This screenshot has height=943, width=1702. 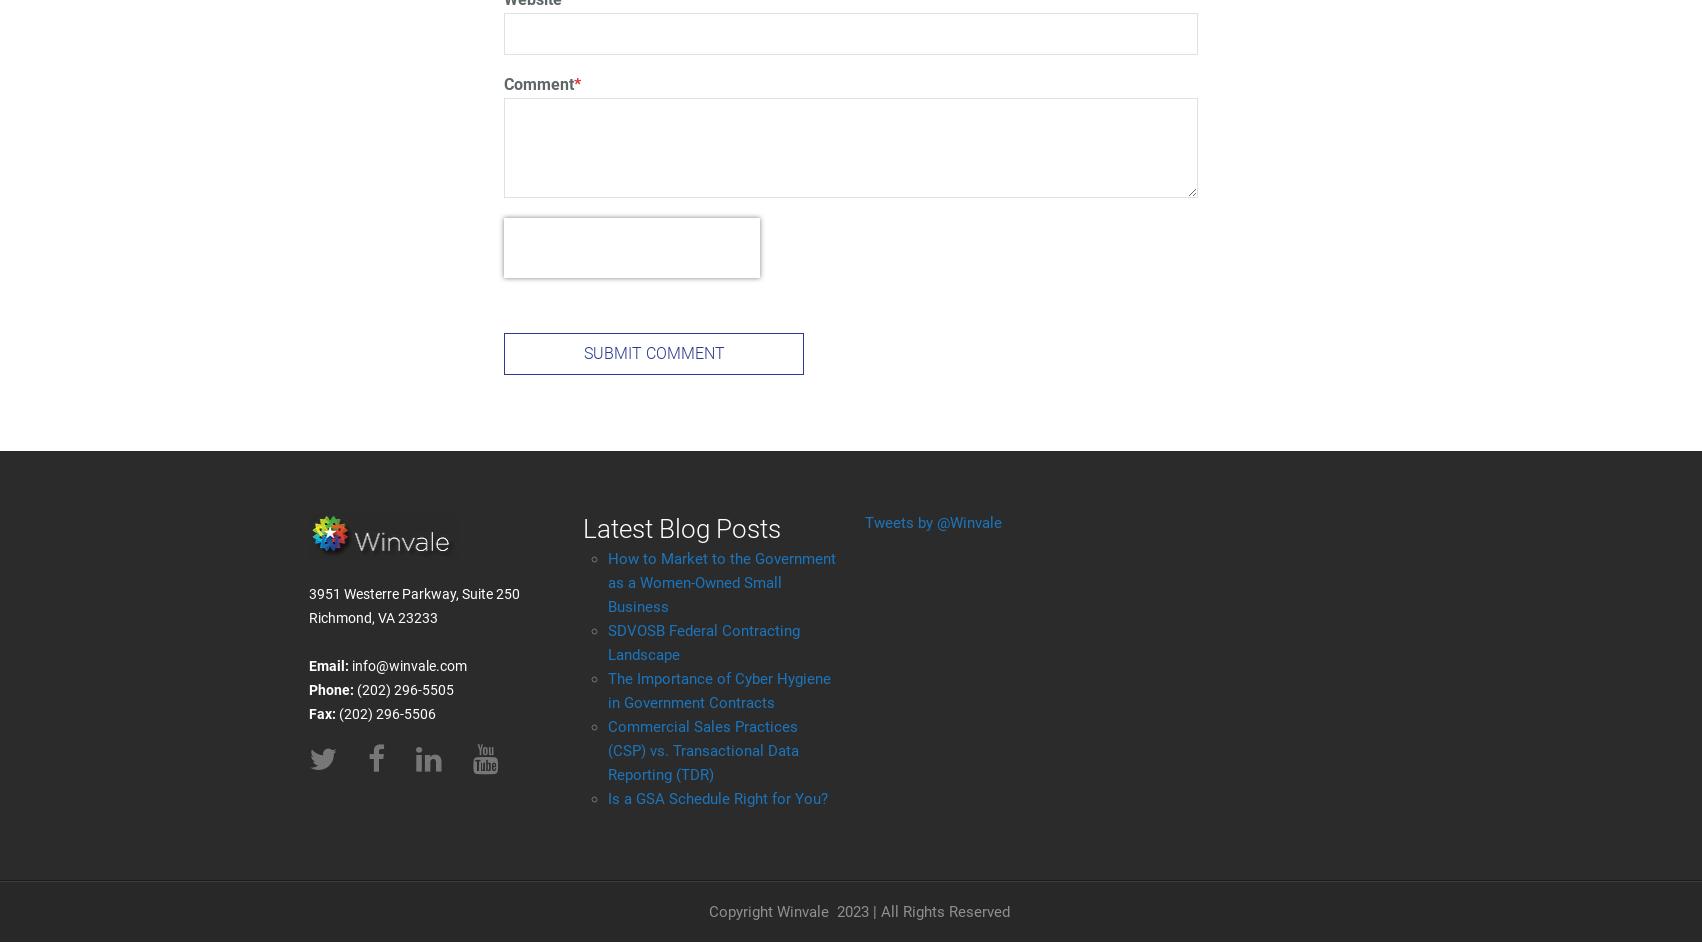 I want to click on 'info@winvale.com', so click(x=351, y=666).